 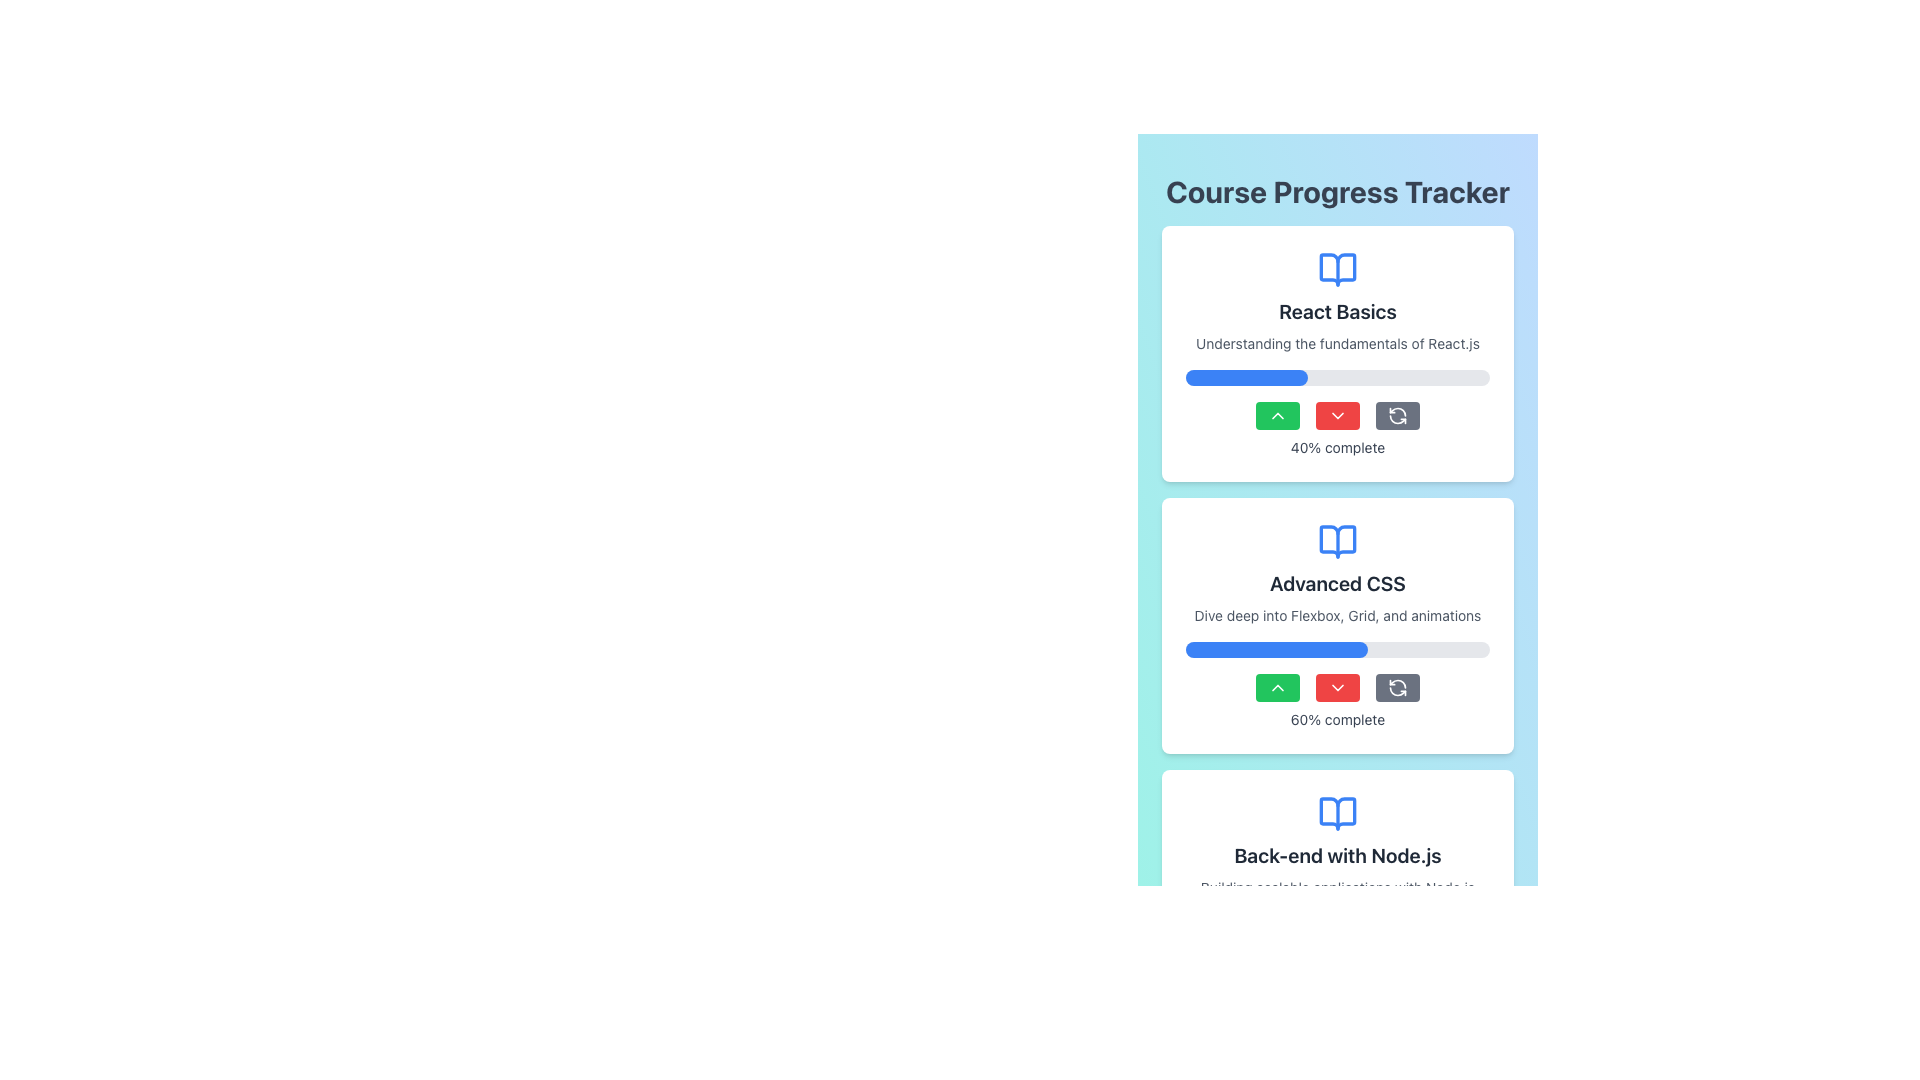 What do you see at coordinates (1245, 378) in the screenshot?
I see `the progress display bar for the 'React Basics' course` at bounding box center [1245, 378].